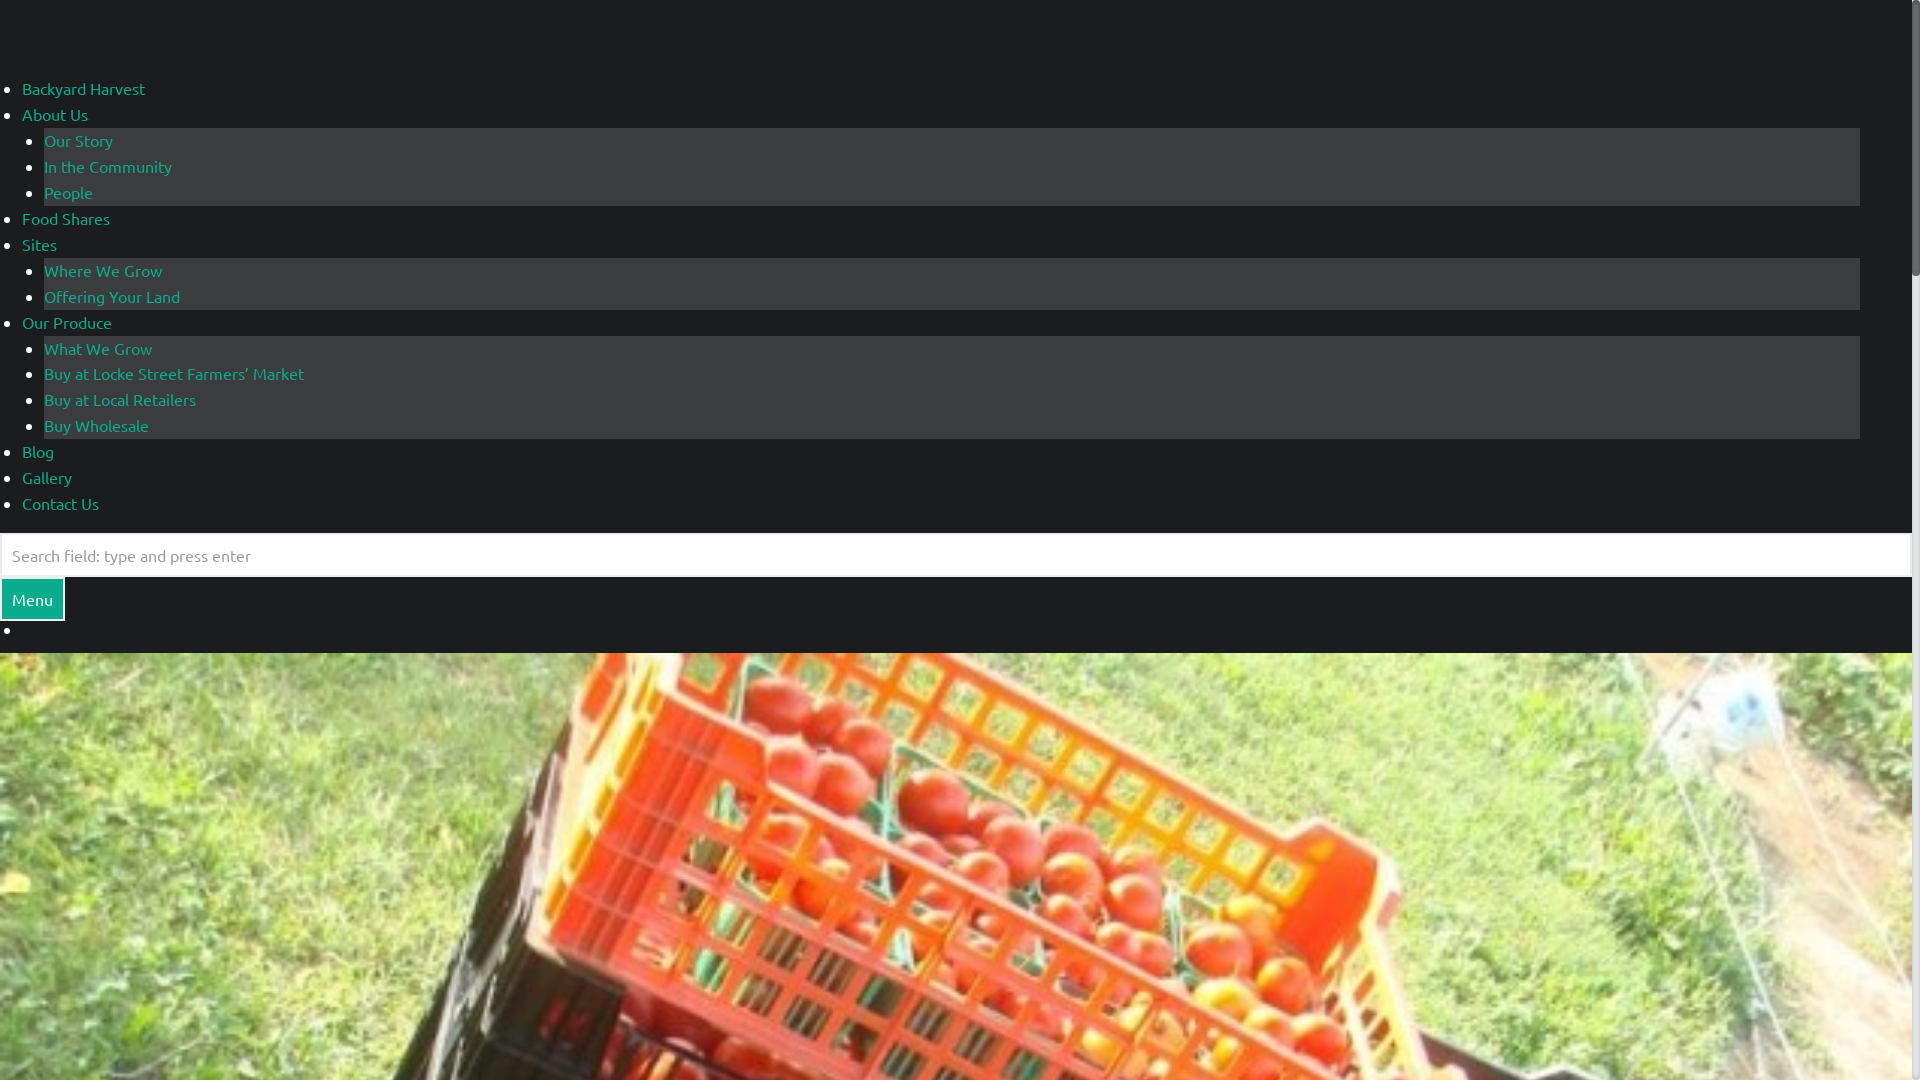 The image size is (1920, 1080). I want to click on 'Menu', so click(32, 597).